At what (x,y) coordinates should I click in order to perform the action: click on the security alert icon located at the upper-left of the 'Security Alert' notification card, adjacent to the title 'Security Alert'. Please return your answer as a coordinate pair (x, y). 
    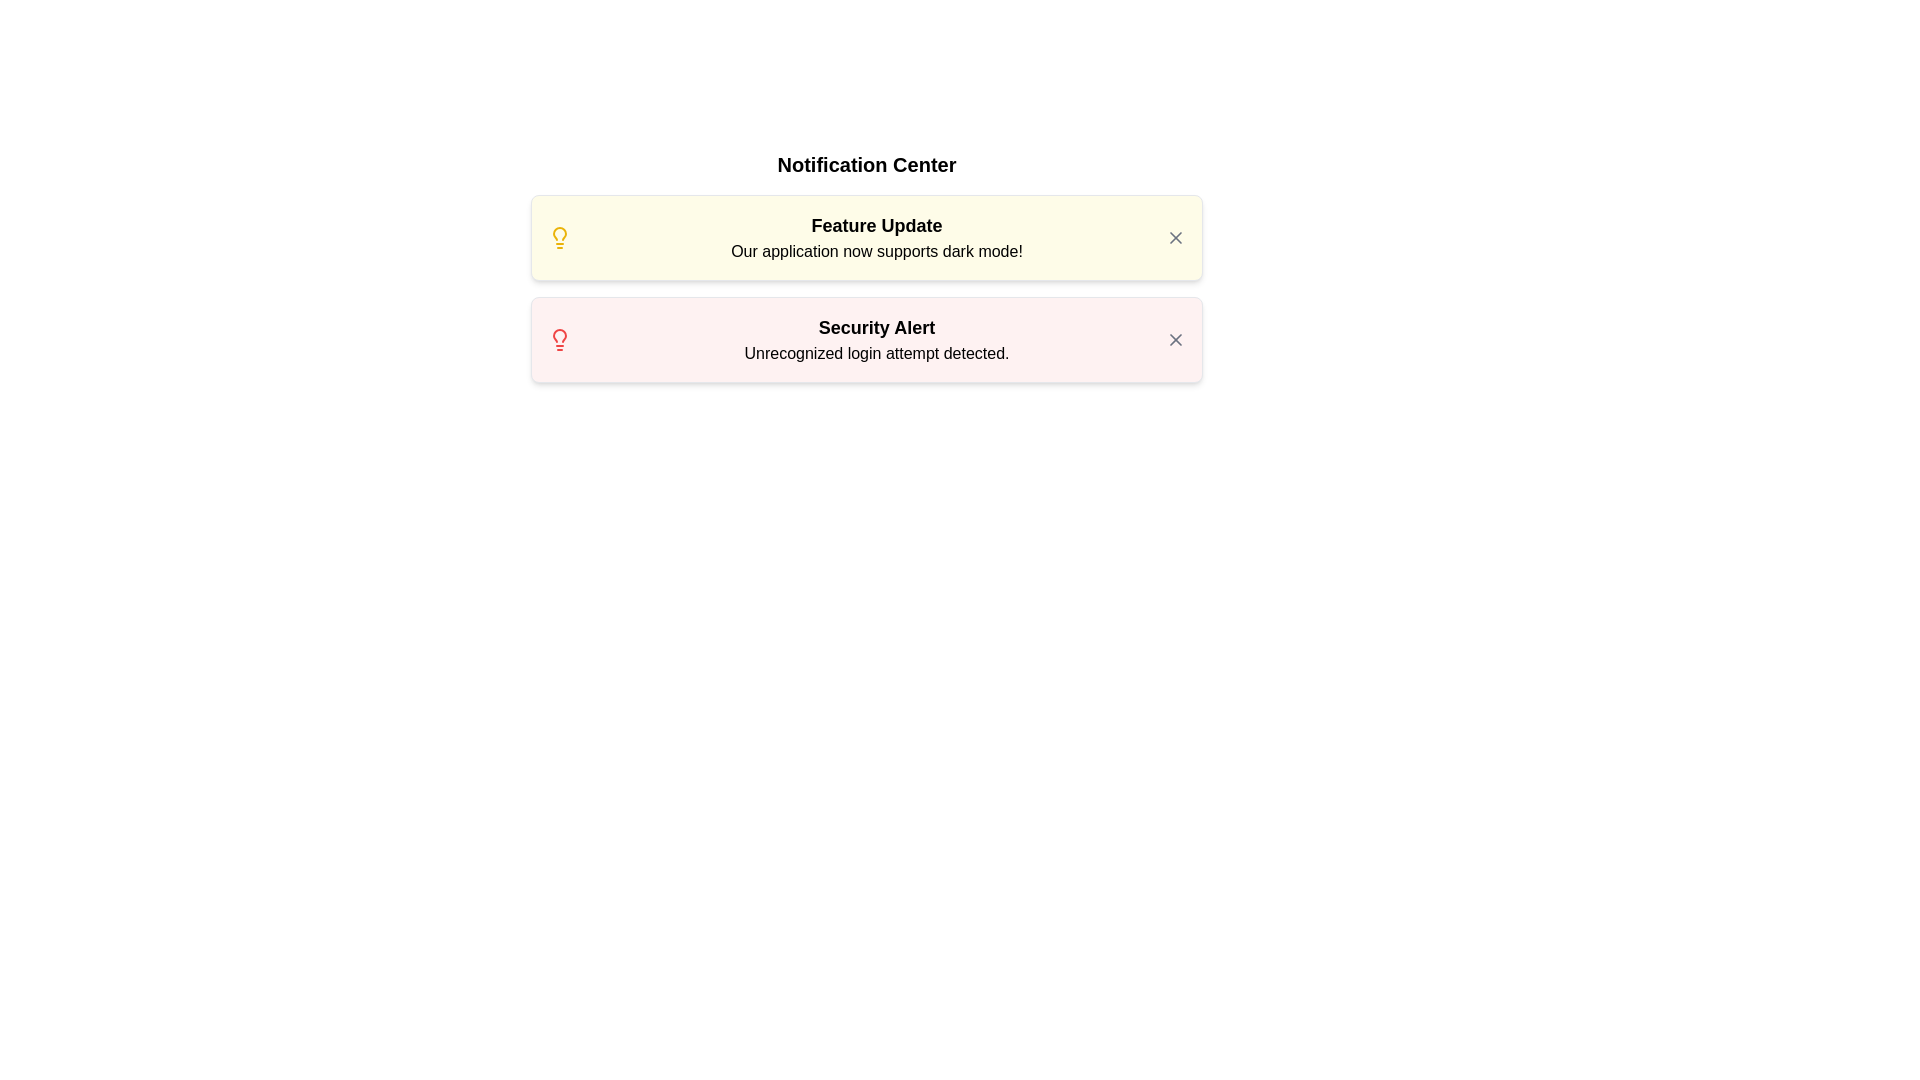
    Looking at the image, I should click on (560, 338).